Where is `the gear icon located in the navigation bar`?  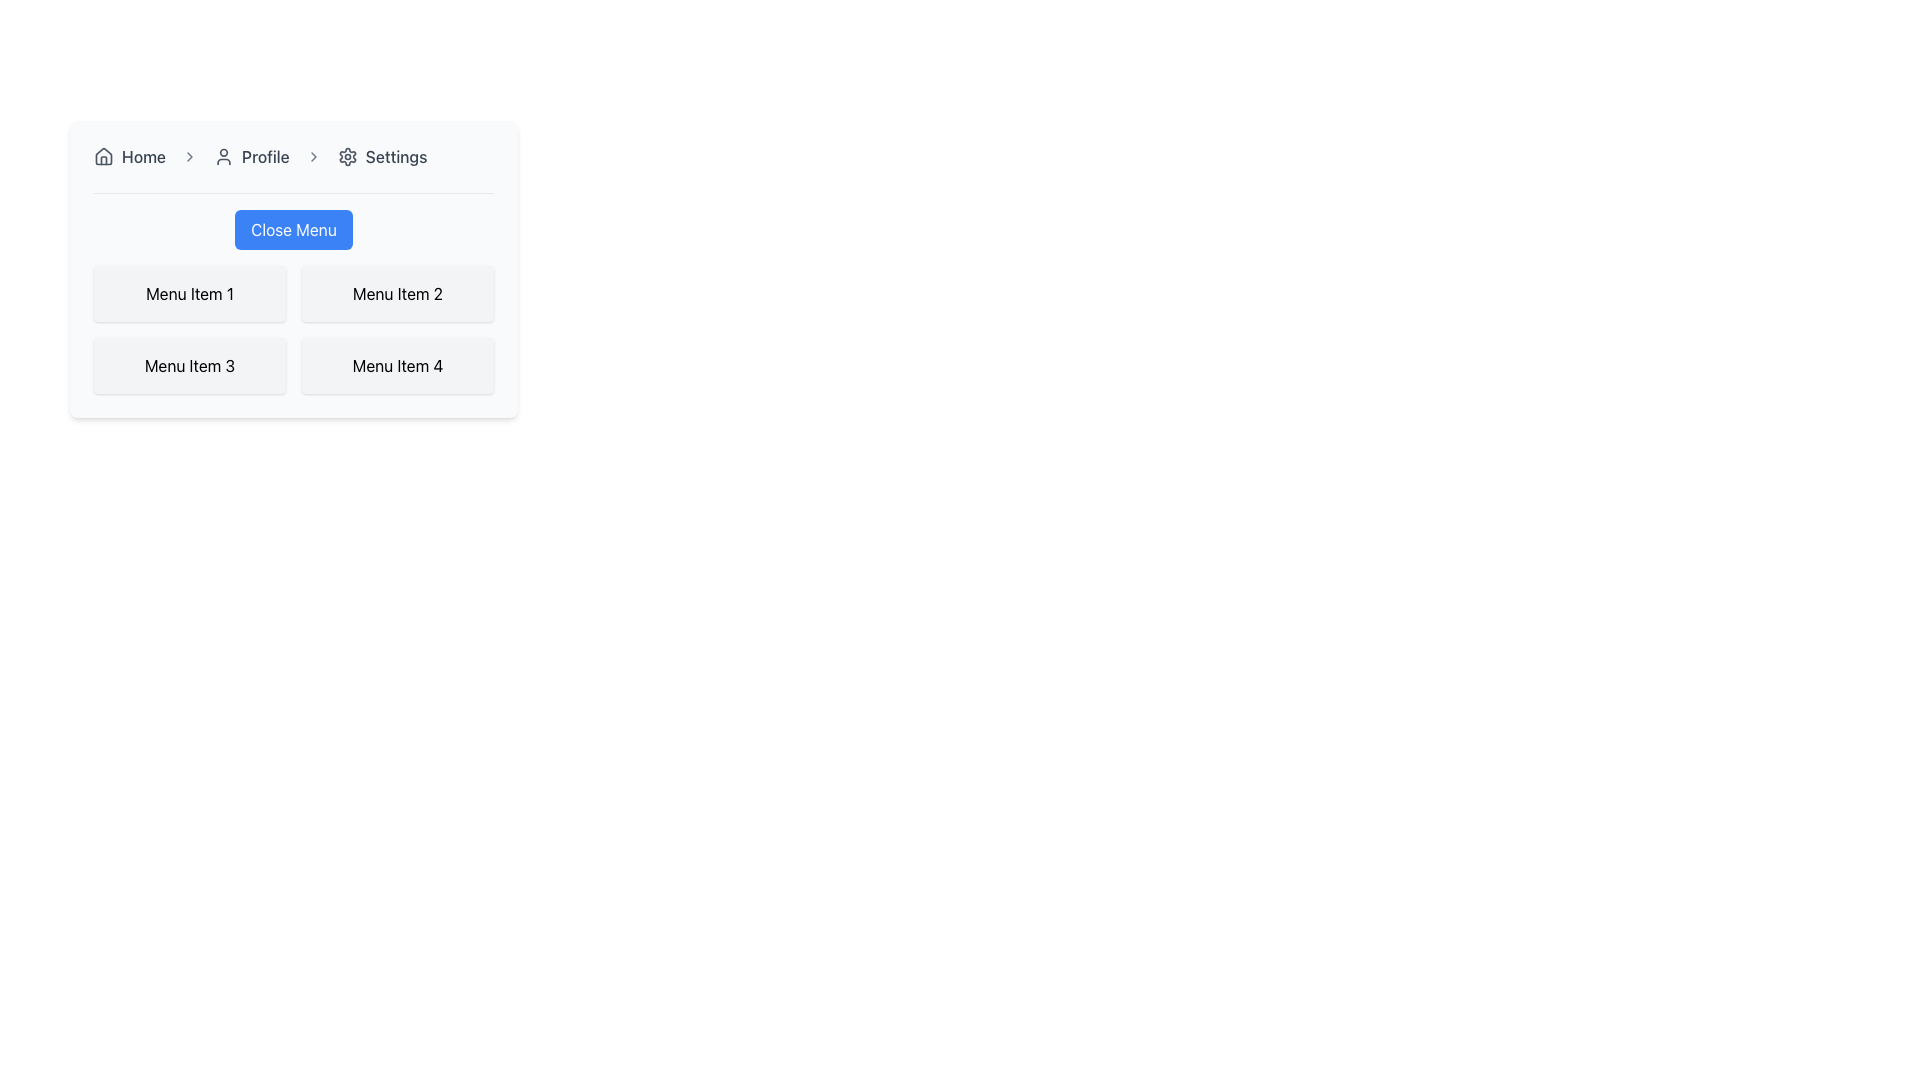 the gear icon located in the navigation bar is located at coordinates (347, 156).